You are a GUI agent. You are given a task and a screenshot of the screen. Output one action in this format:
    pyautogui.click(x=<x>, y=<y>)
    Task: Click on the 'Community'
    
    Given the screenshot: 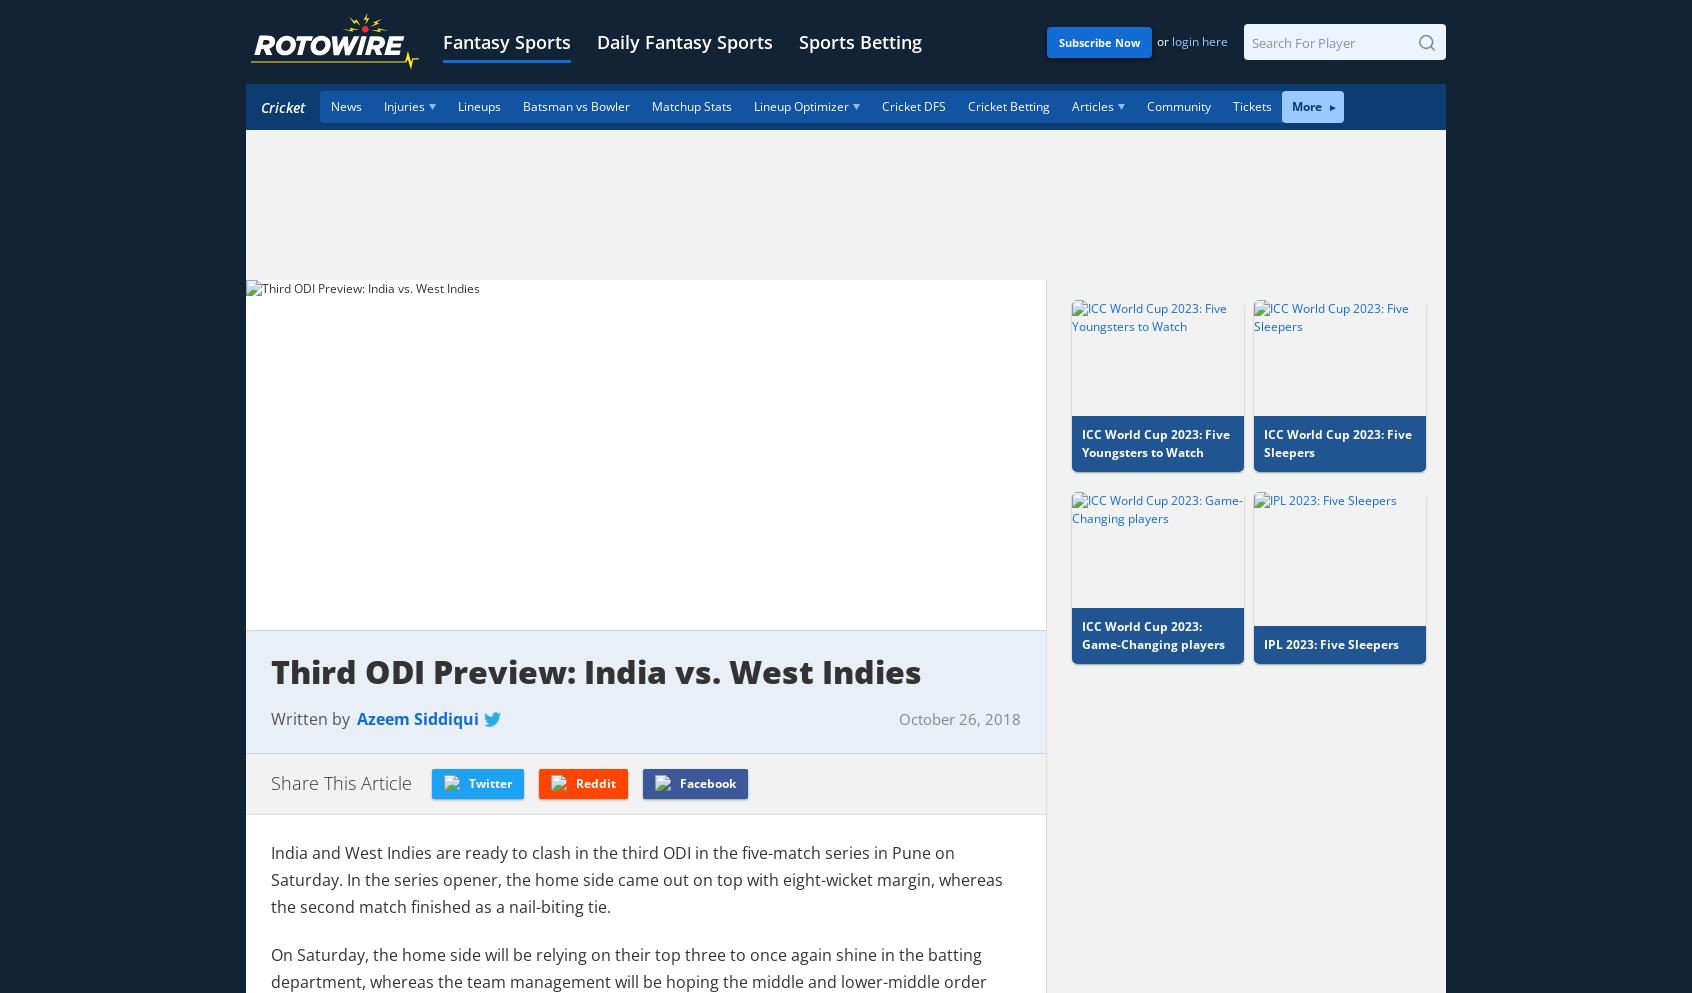 What is the action you would take?
    pyautogui.click(x=1146, y=105)
    